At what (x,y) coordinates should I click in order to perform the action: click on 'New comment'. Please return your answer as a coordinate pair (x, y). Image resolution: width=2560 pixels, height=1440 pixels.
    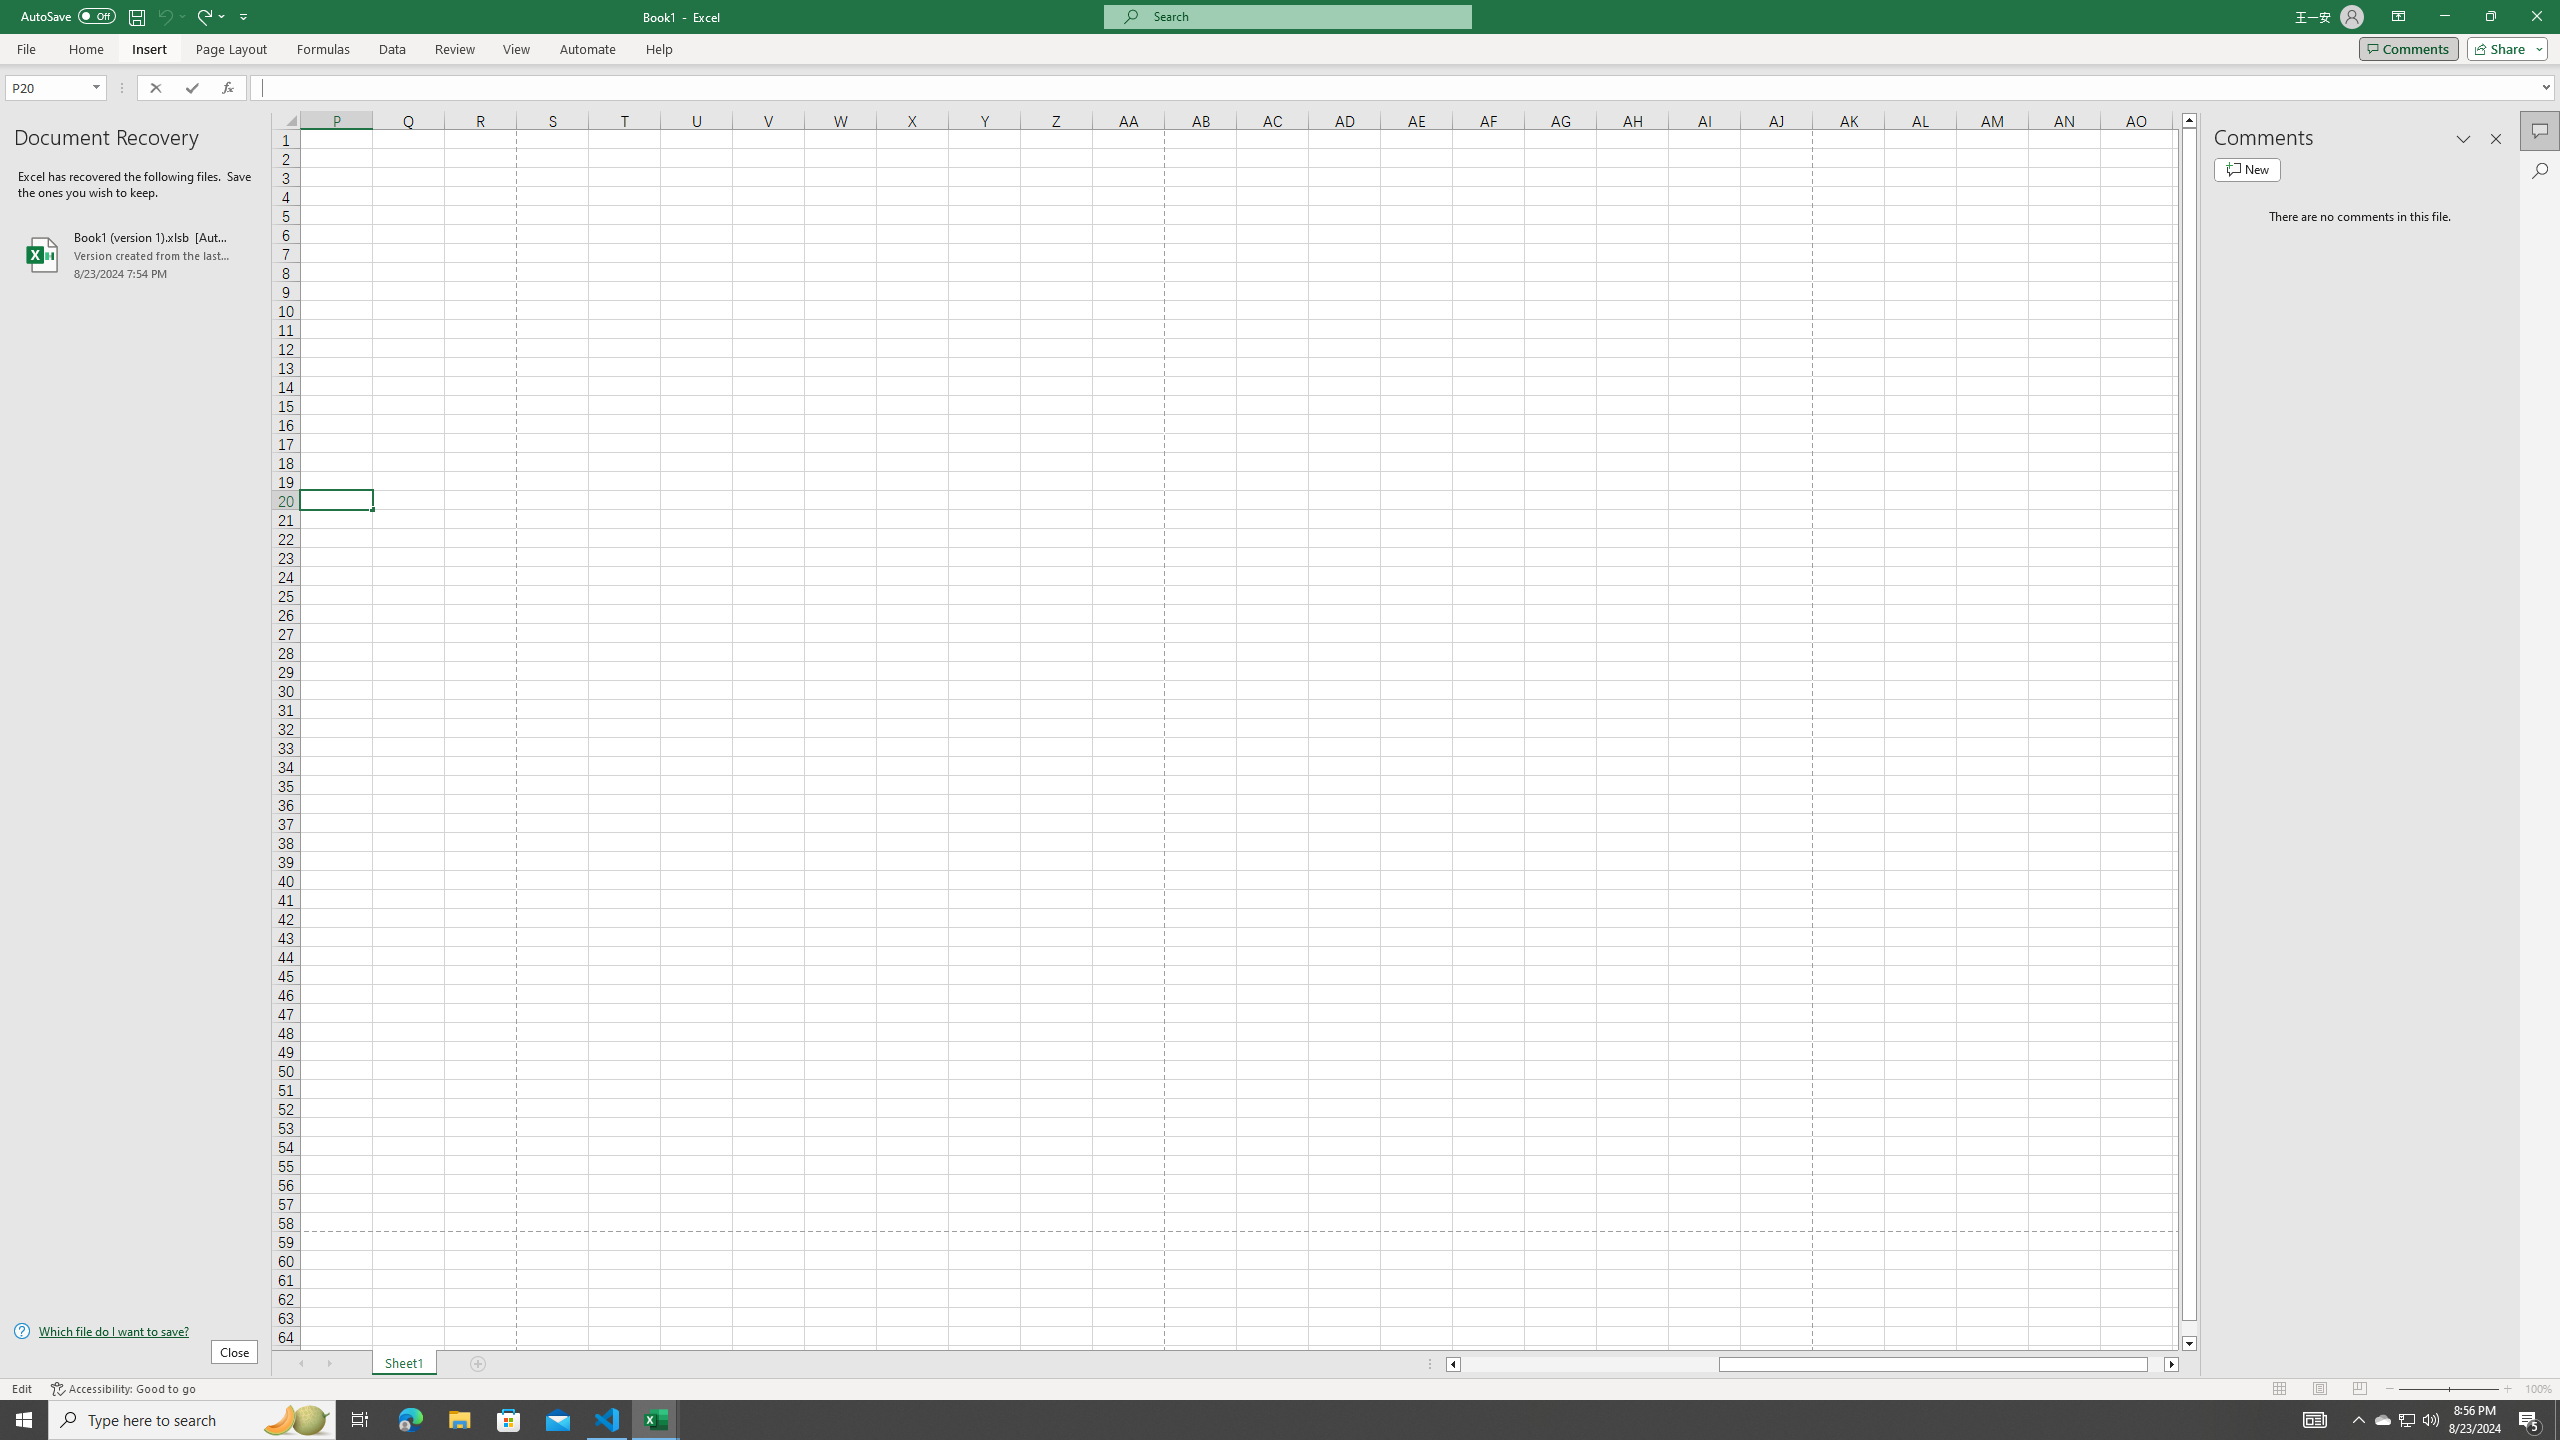
    Looking at the image, I should click on (2246, 168).